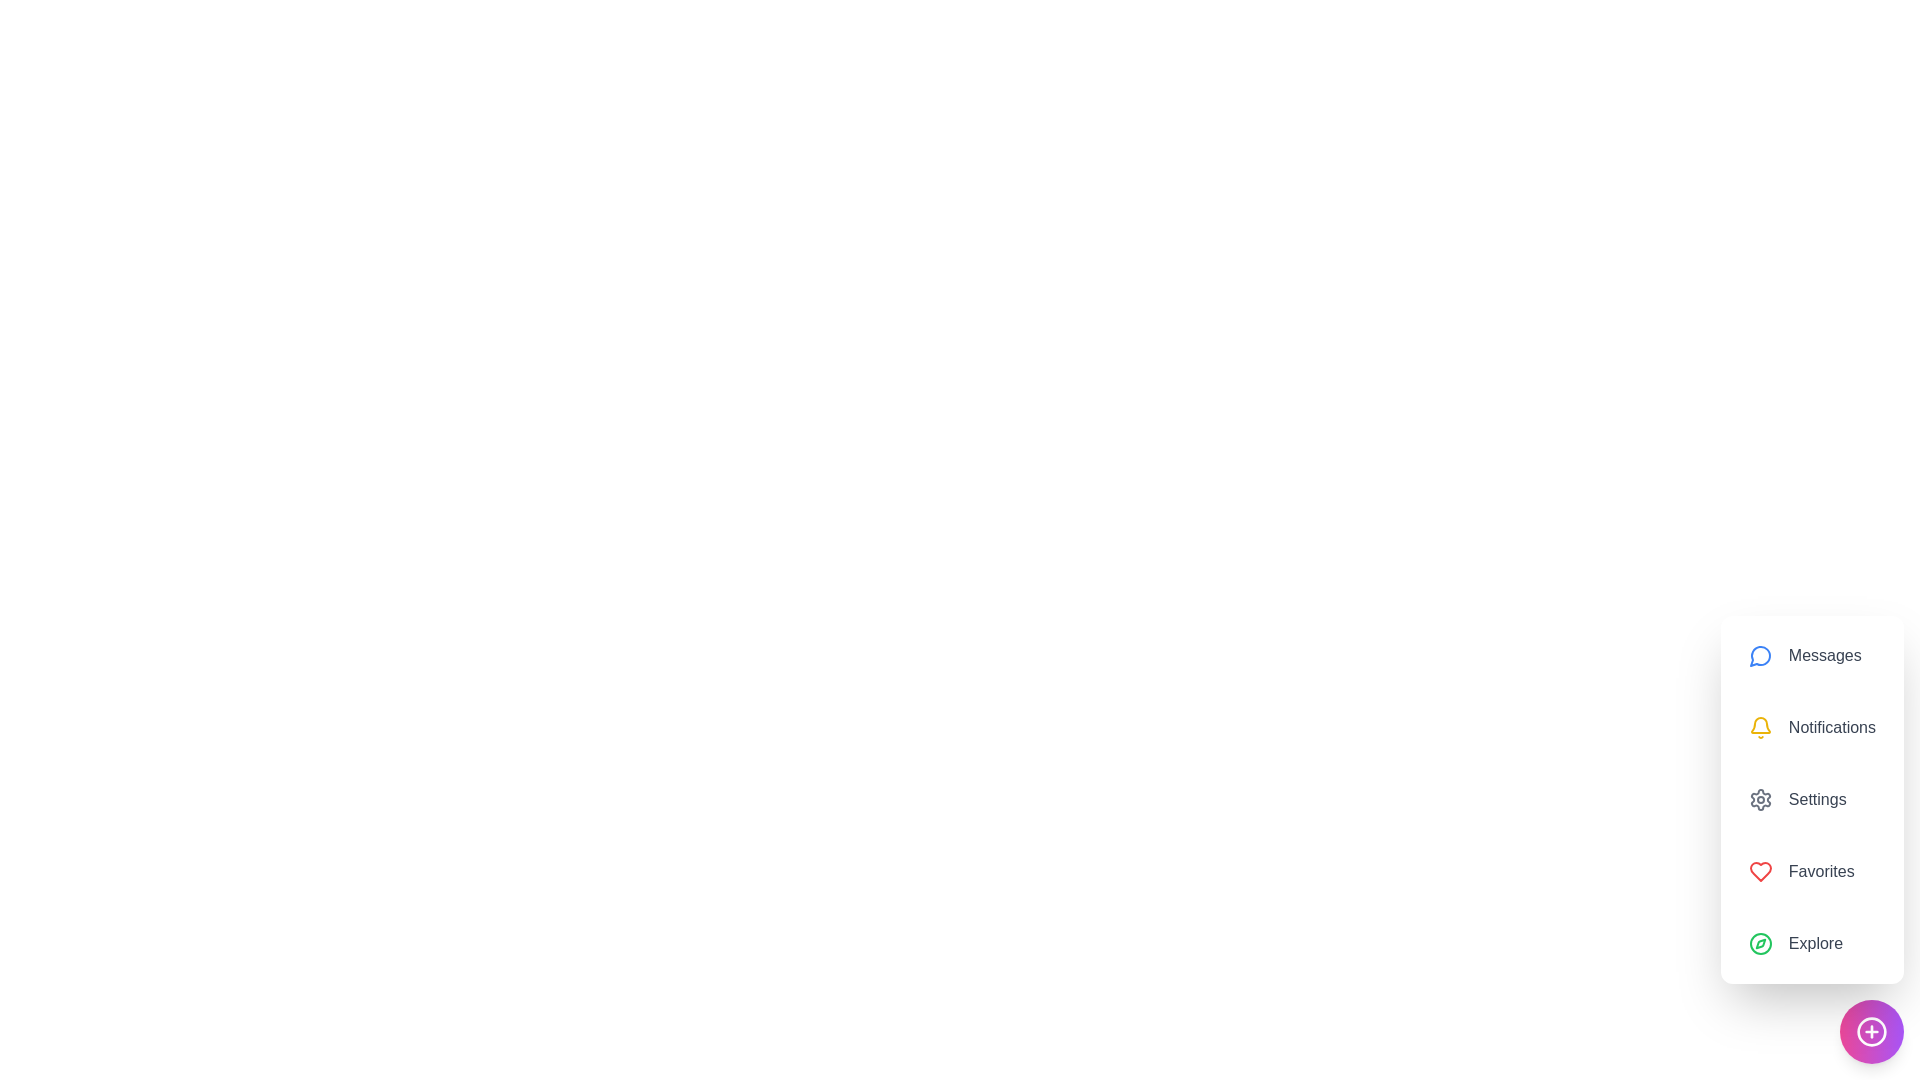  What do you see at coordinates (1811, 728) in the screenshot?
I see `the 'Notifications' button to view notifications` at bounding box center [1811, 728].